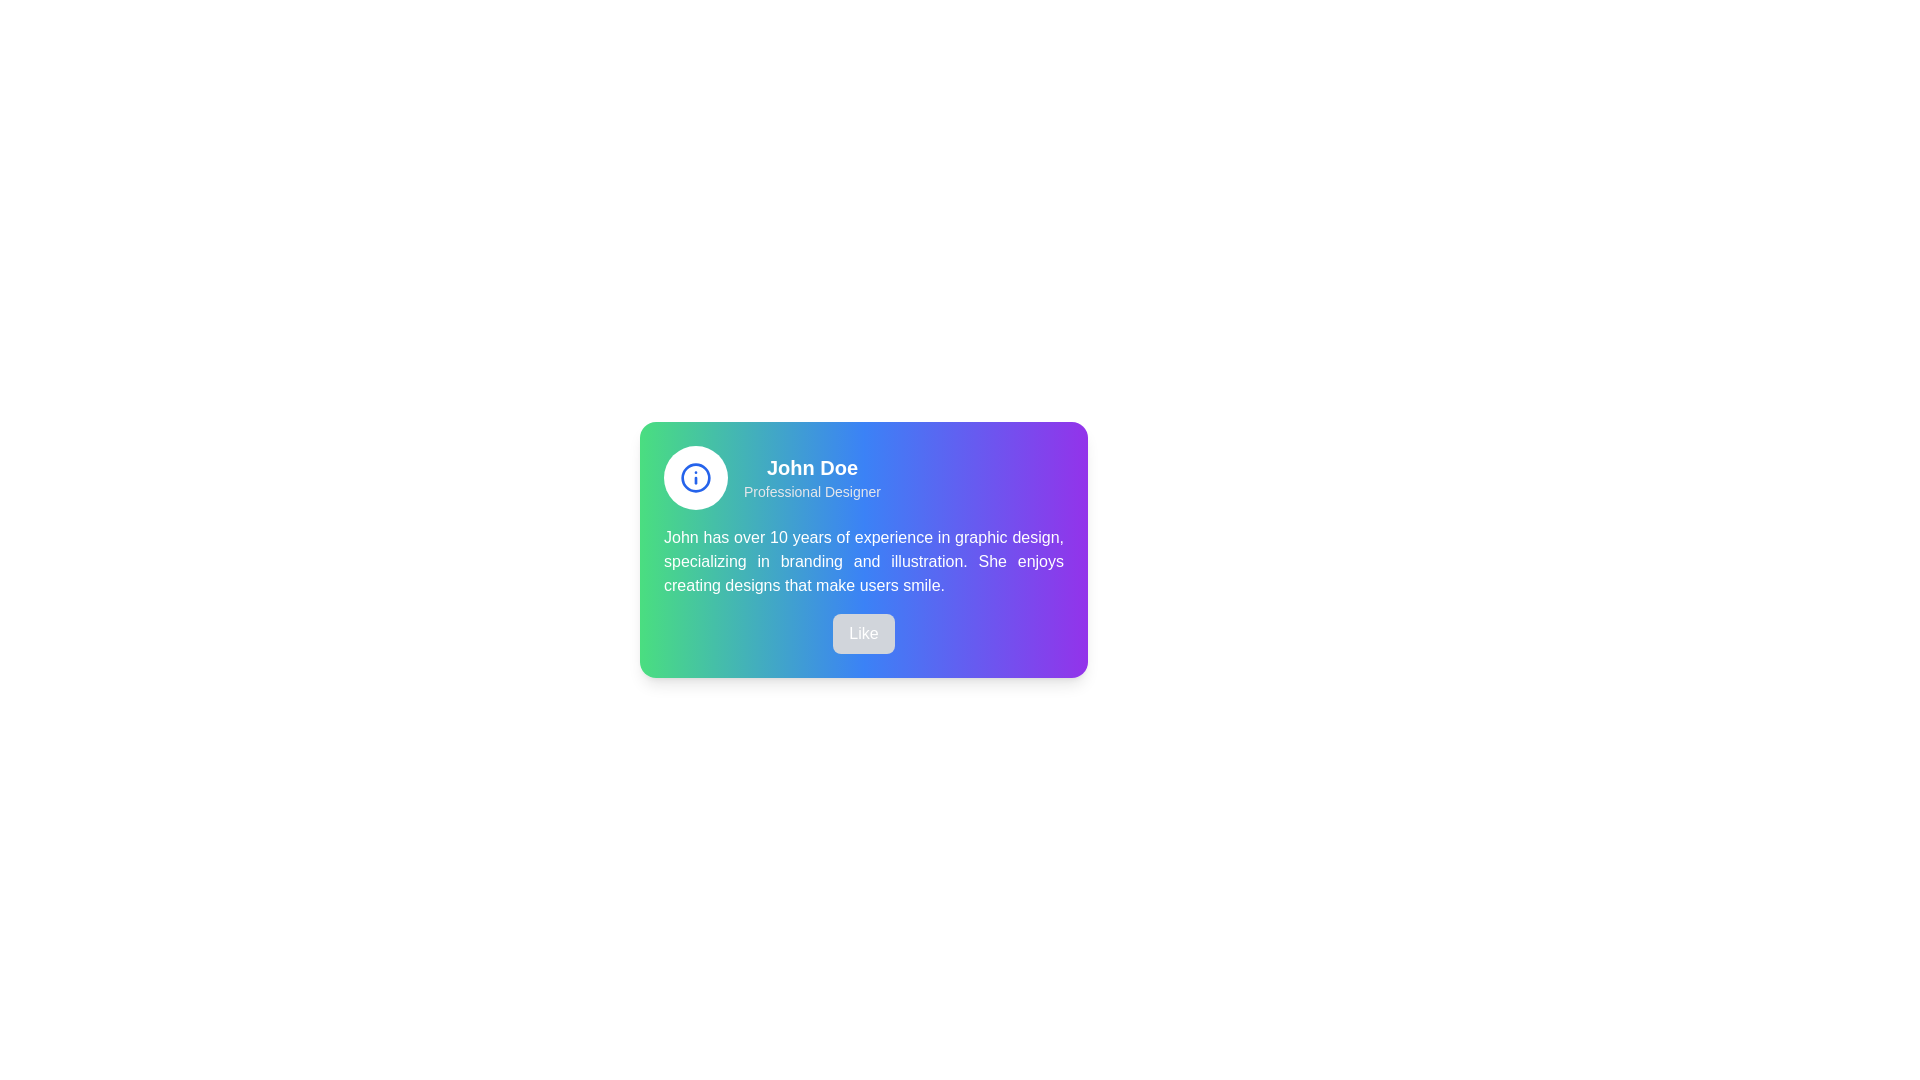 Image resolution: width=1920 pixels, height=1080 pixels. What do you see at coordinates (812, 467) in the screenshot?
I see `text label that signifies the name of the profile owner, positioned prominently above the subtitle and to the right of the informational icon` at bounding box center [812, 467].